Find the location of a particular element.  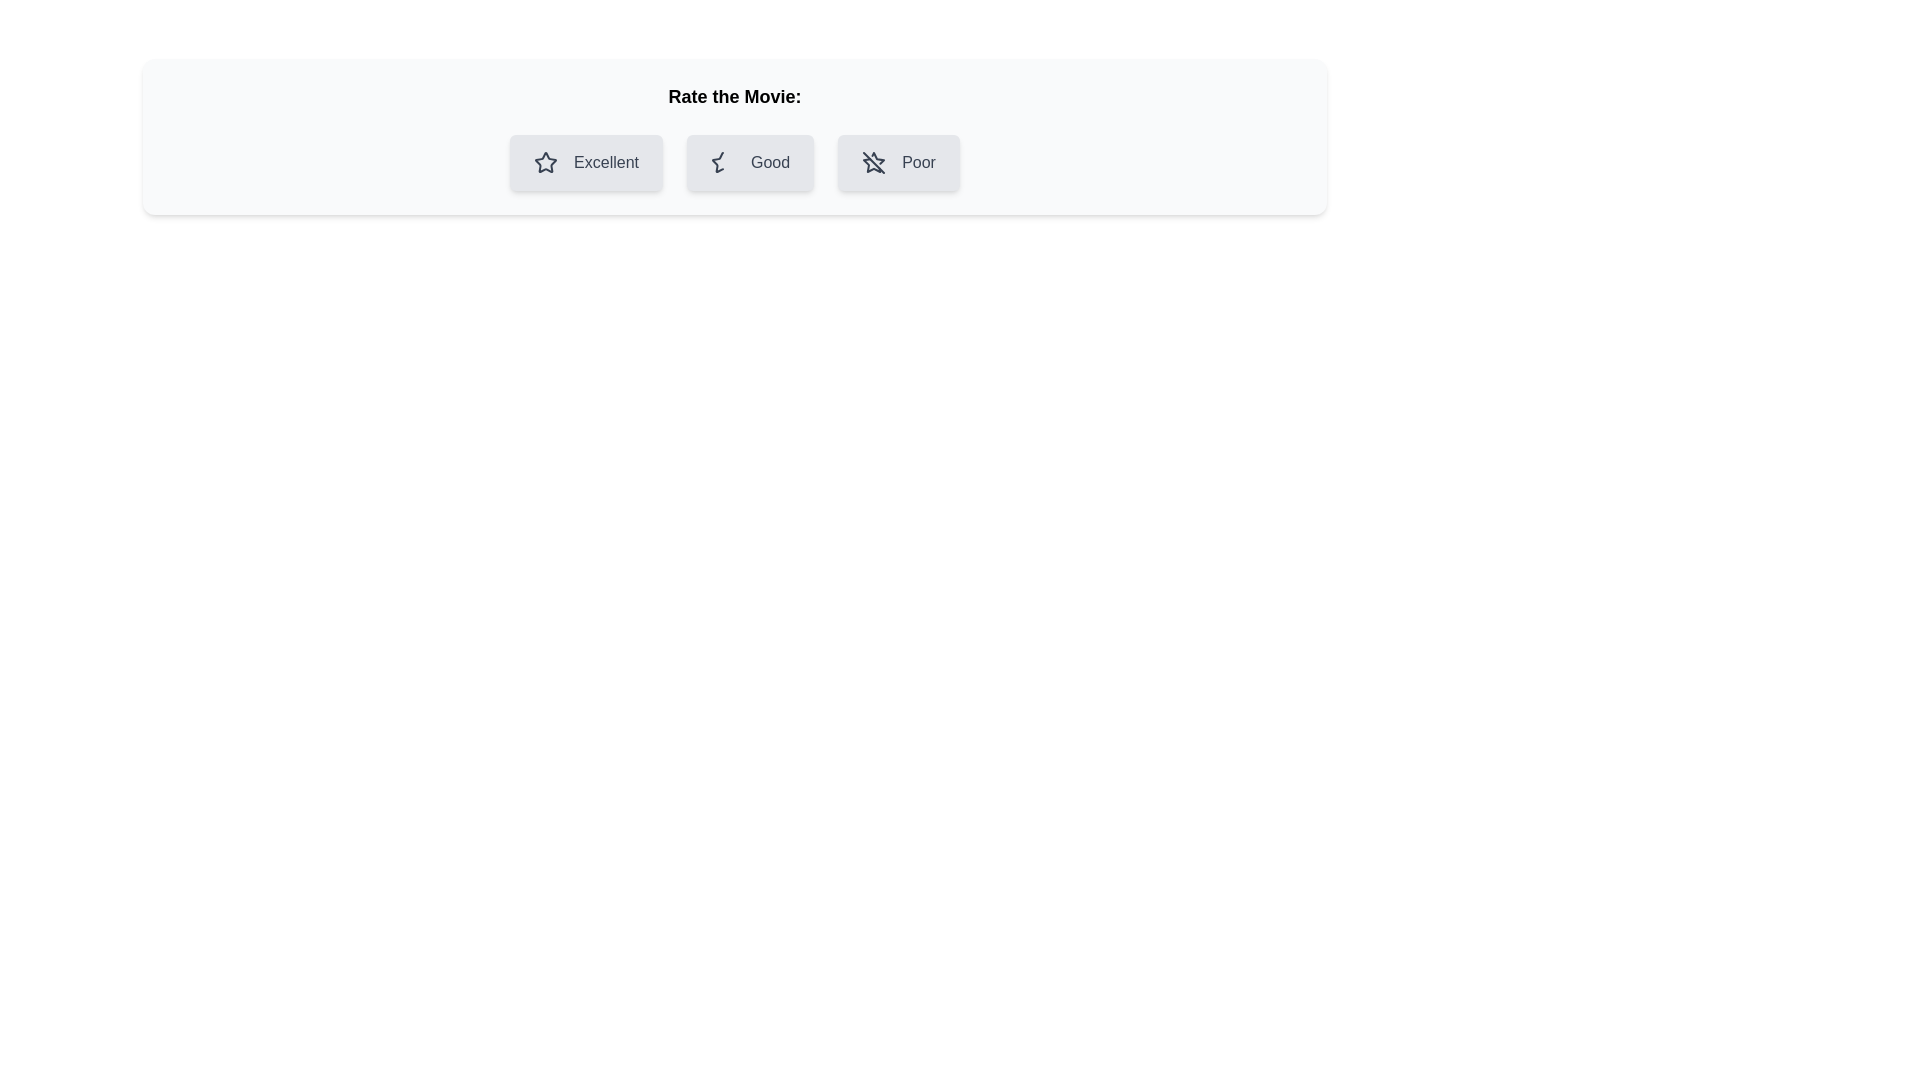

the chip labeled Poor to observe its hover state is located at coordinates (897, 161).